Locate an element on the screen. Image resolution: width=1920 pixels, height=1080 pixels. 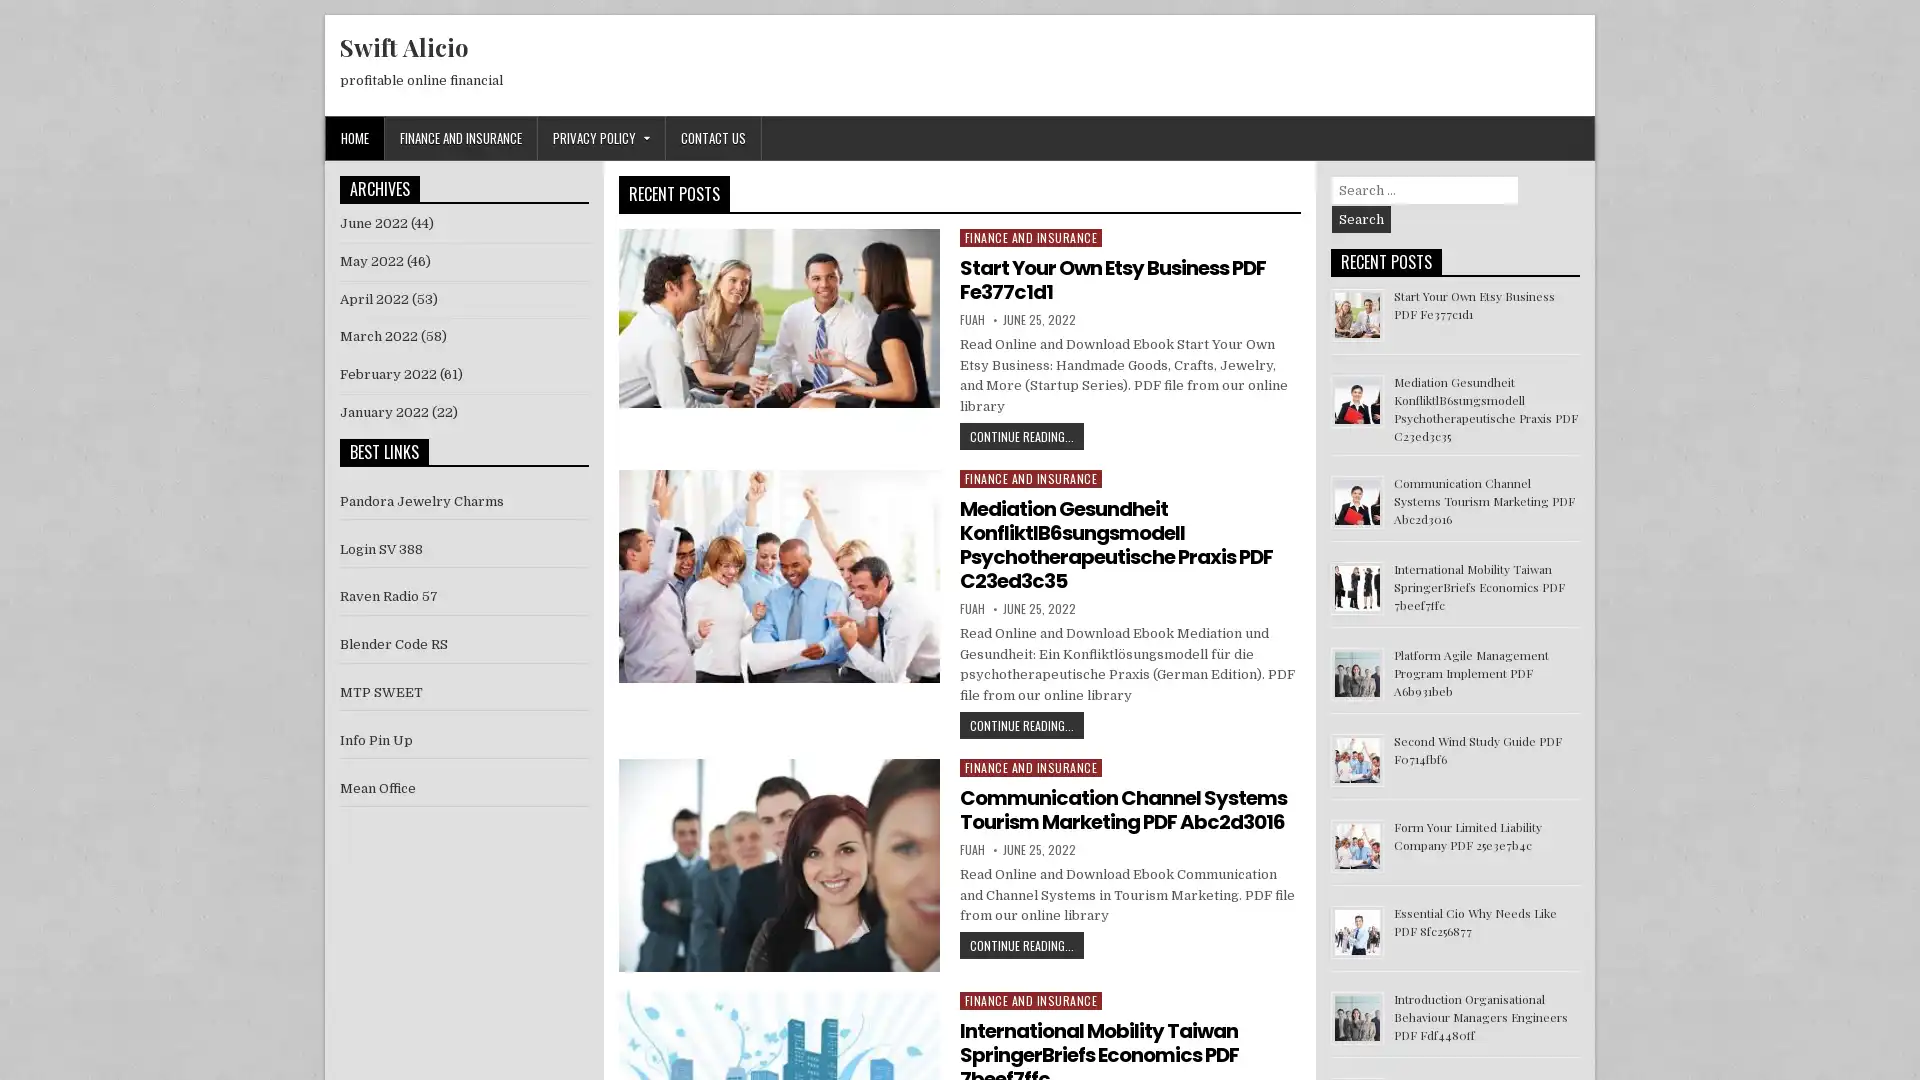
Search is located at coordinates (1360, 219).